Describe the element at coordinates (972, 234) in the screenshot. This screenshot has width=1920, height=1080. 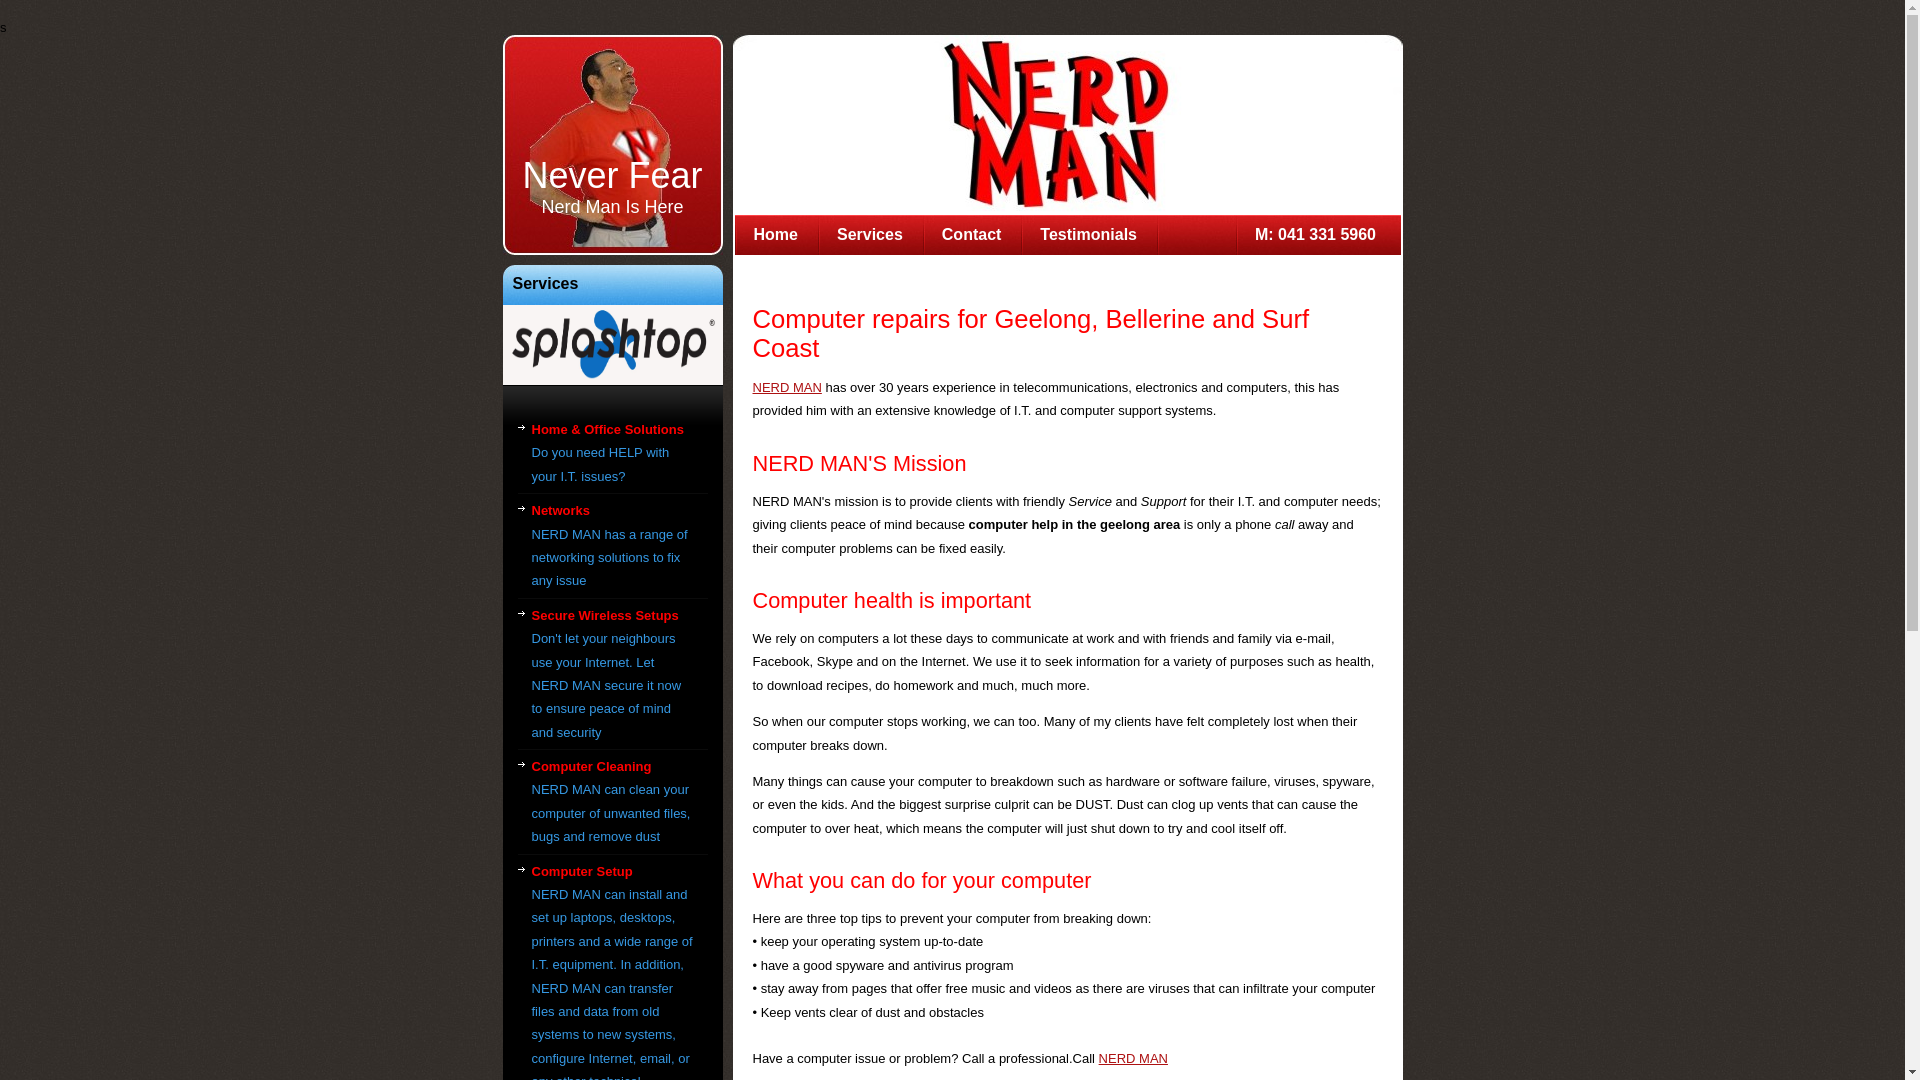
I see `'Contact'` at that location.